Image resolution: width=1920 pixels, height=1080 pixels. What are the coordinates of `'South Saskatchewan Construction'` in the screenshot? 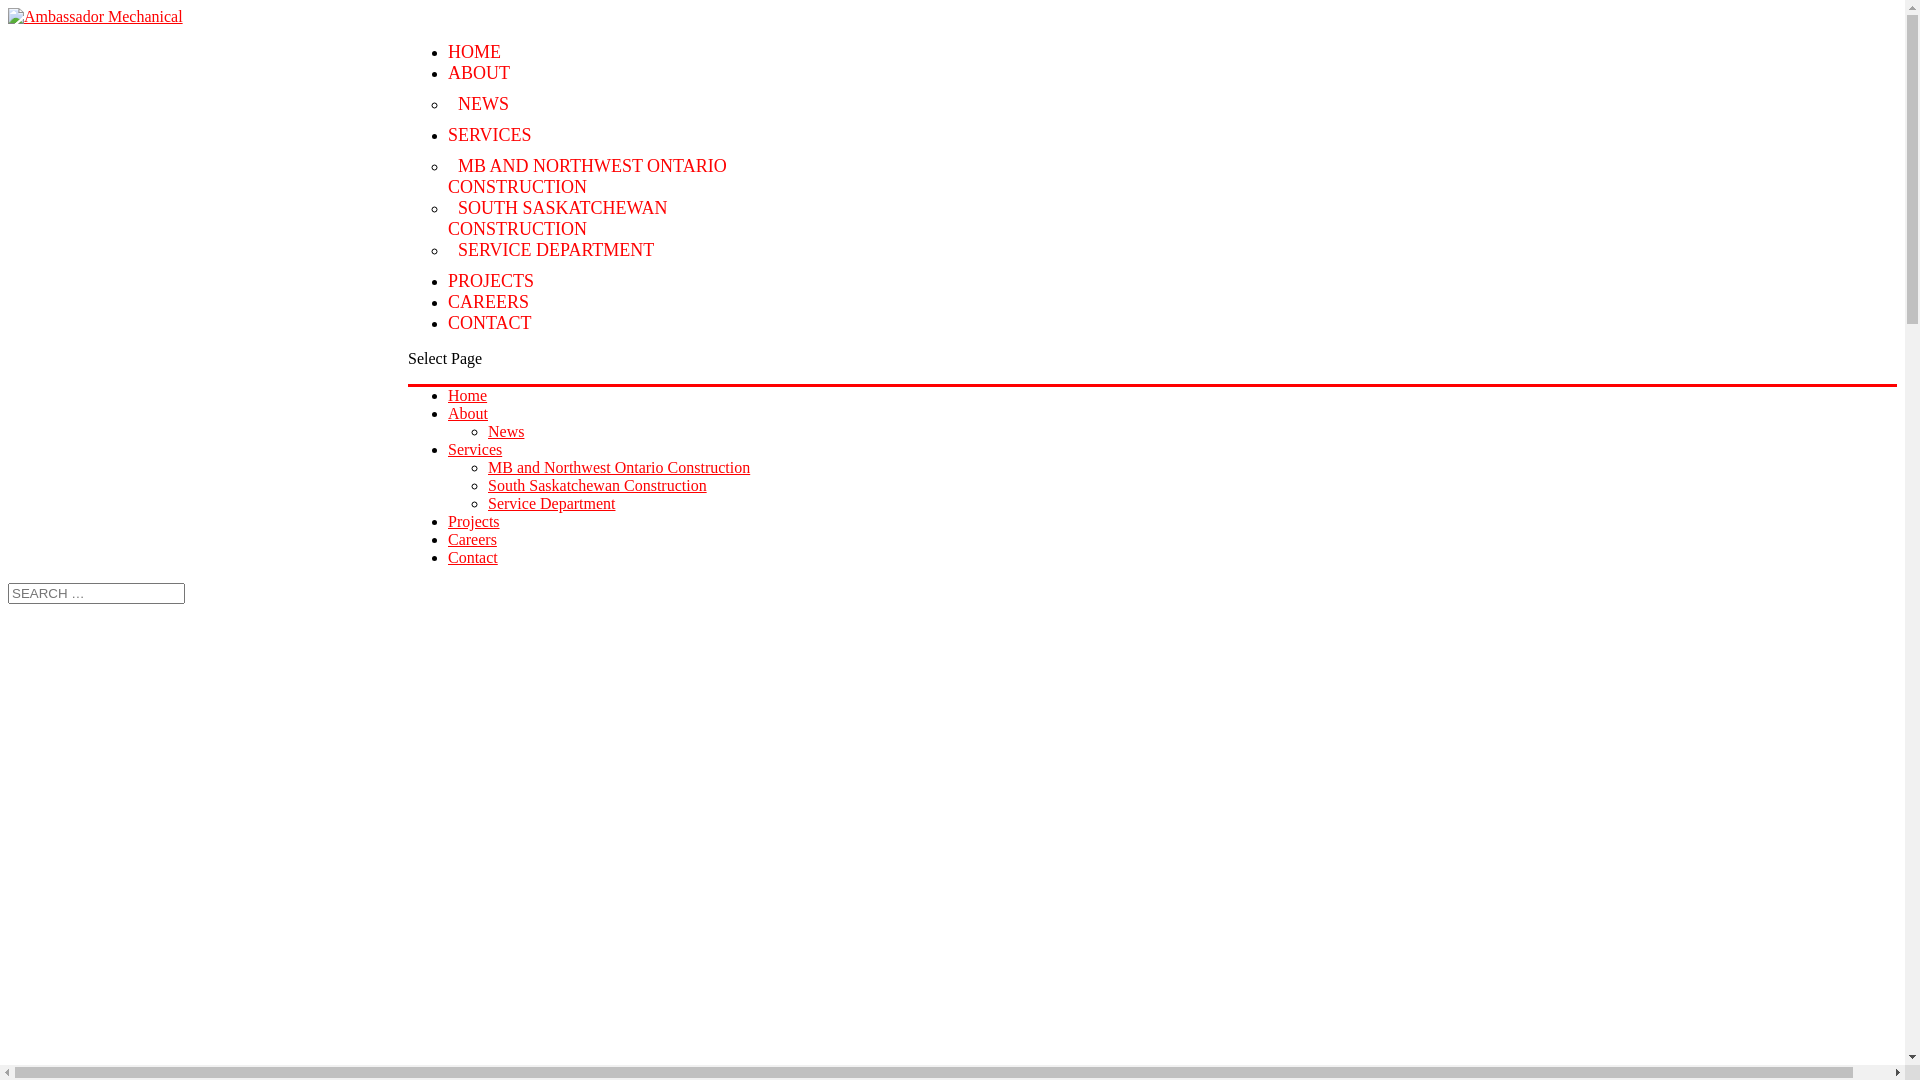 It's located at (596, 485).